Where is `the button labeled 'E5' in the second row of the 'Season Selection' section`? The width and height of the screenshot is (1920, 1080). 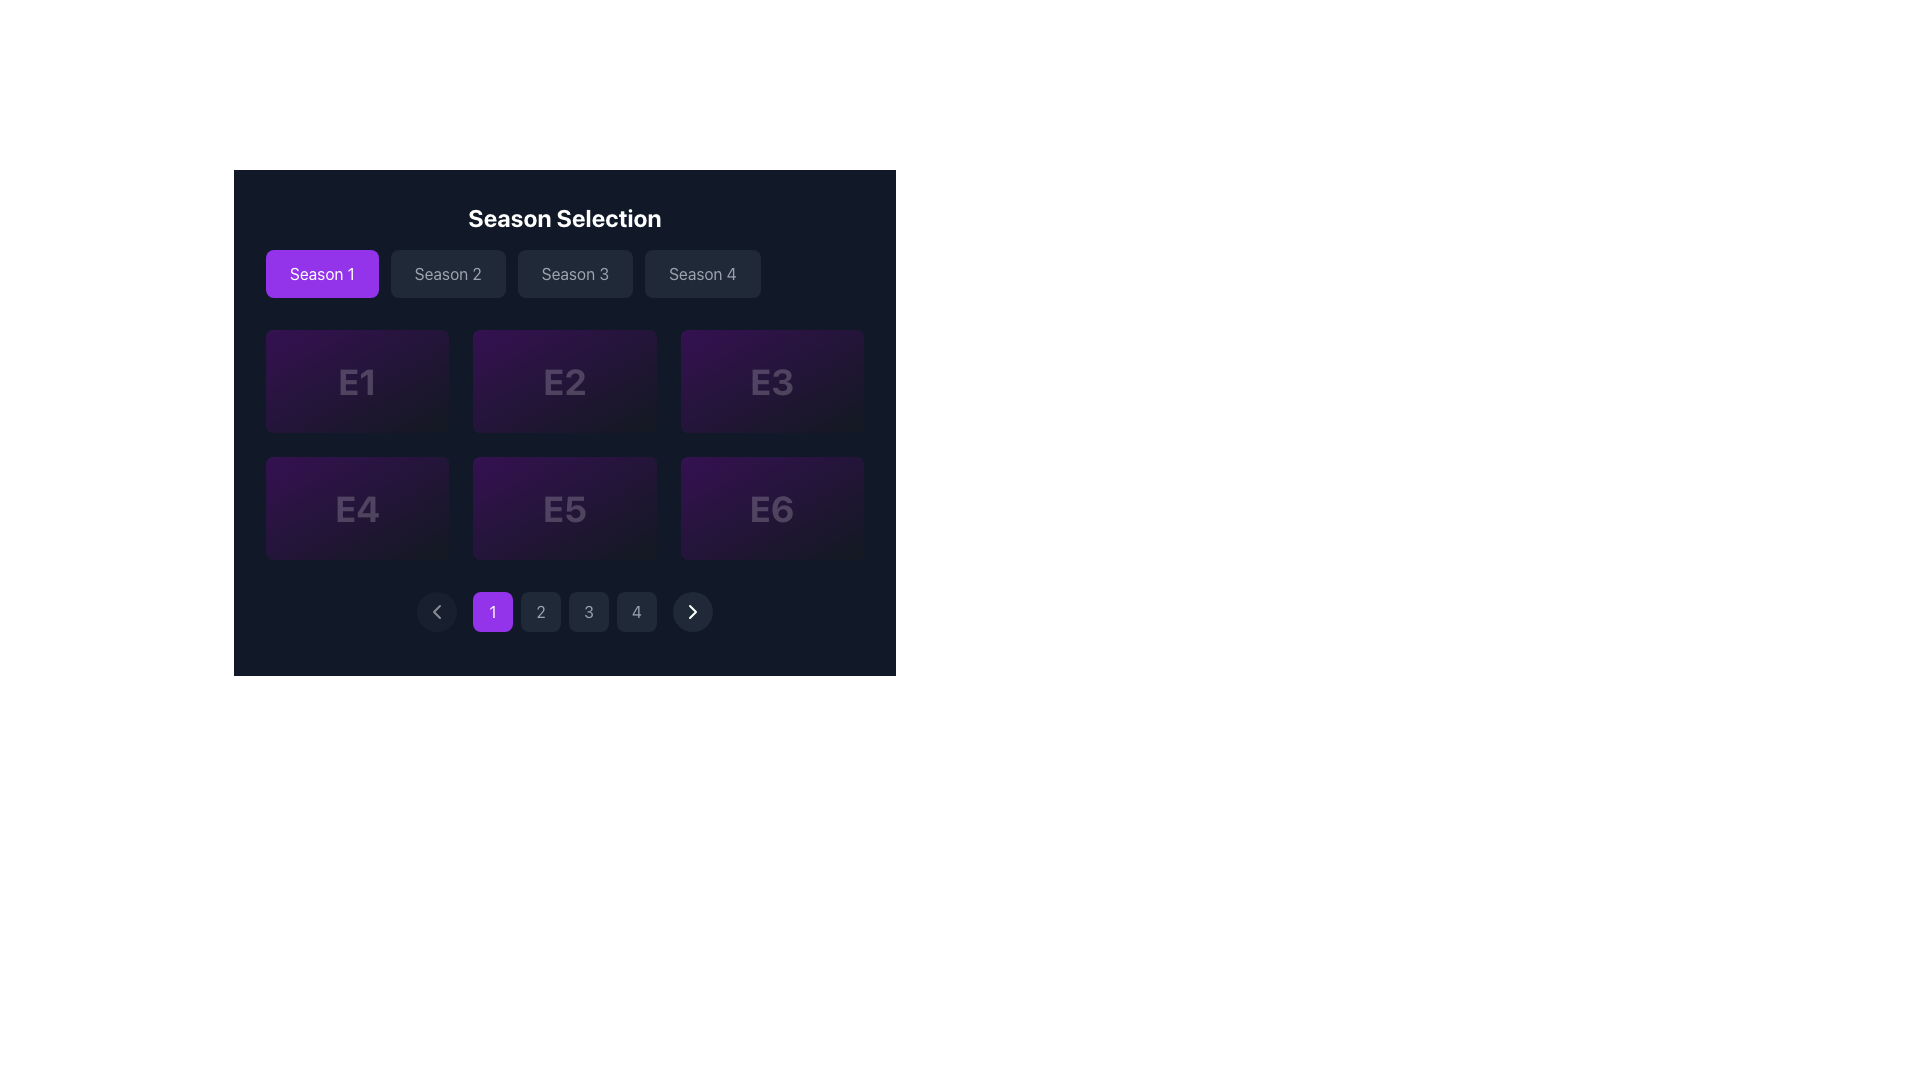 the button labeled 'E5' in the second row of the 'Season Selection' section is located at coordinates (564, 507).